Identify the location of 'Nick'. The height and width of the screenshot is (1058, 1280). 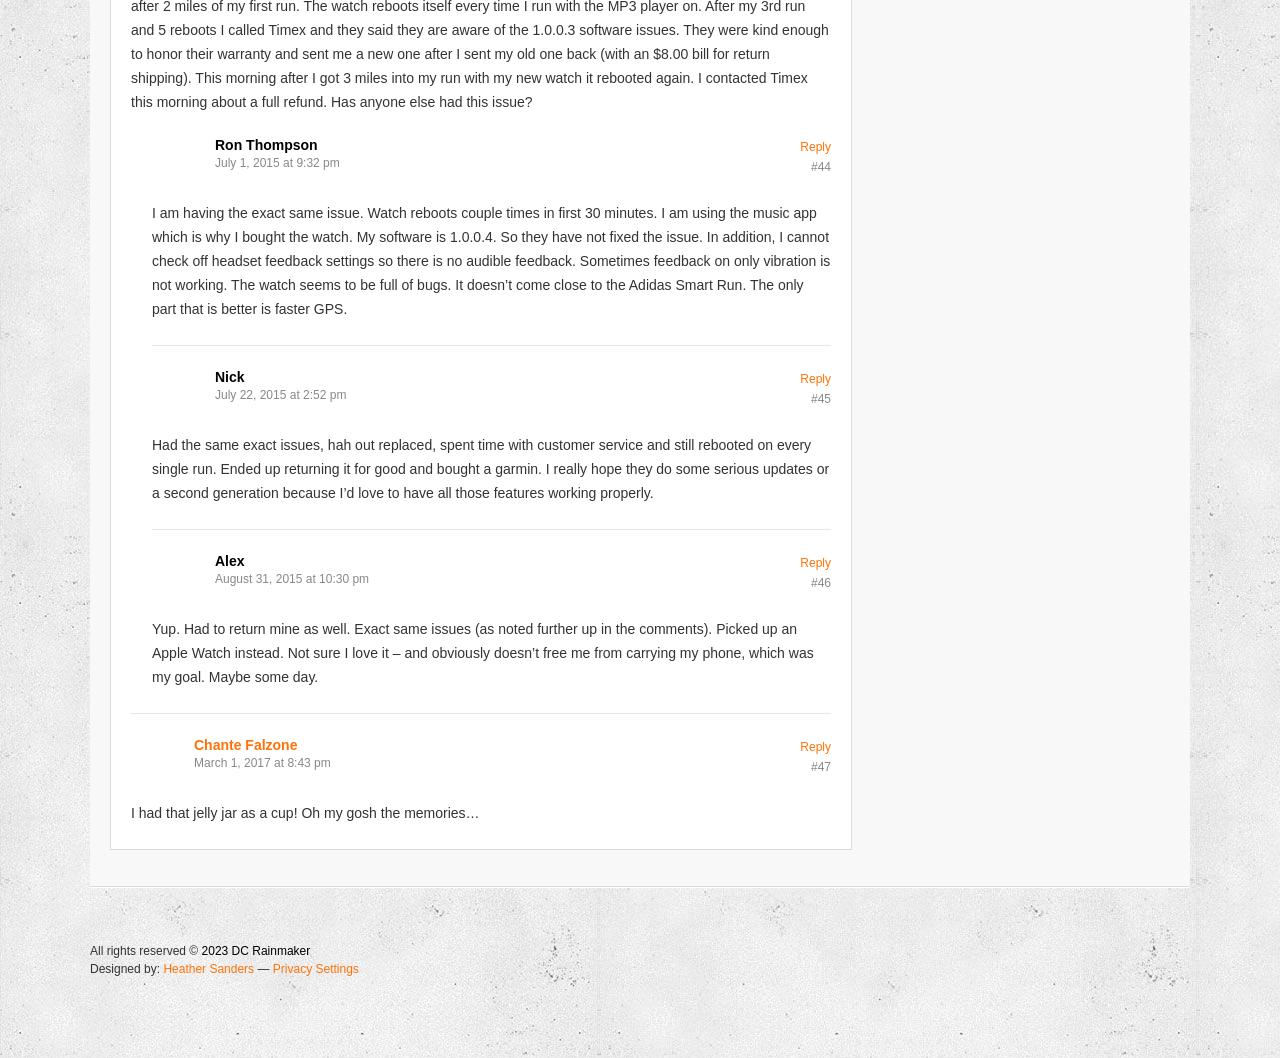
(229, 376).